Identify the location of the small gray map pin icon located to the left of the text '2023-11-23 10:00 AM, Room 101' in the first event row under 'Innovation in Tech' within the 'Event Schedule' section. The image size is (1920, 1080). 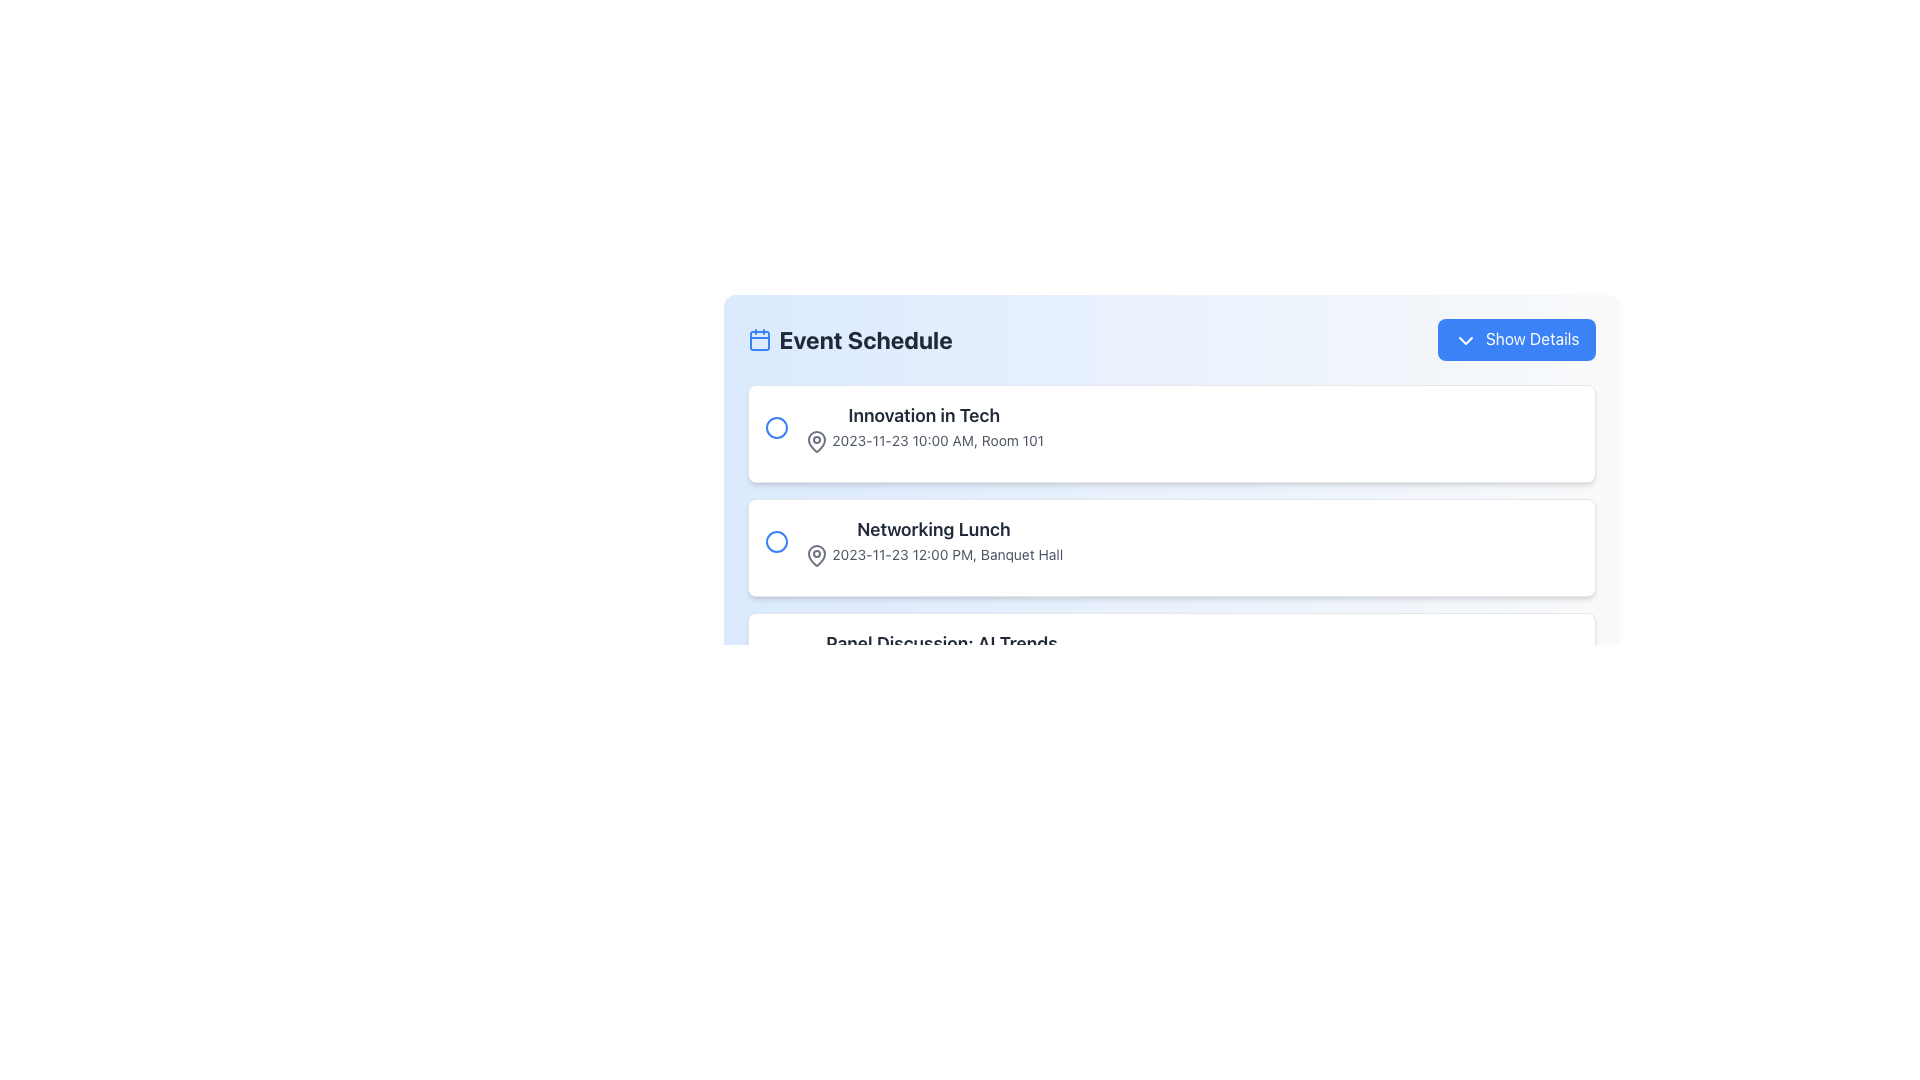
(816, 440).